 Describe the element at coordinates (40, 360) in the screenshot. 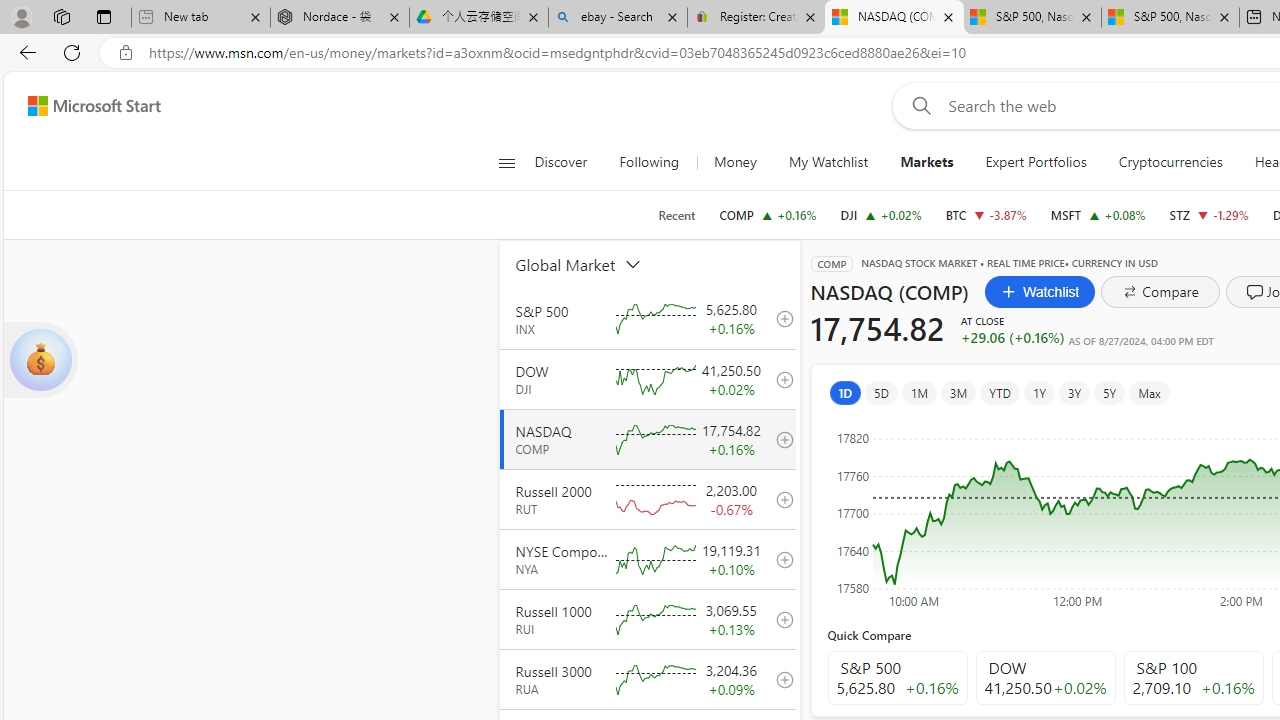

I see `'show card'` at that location.